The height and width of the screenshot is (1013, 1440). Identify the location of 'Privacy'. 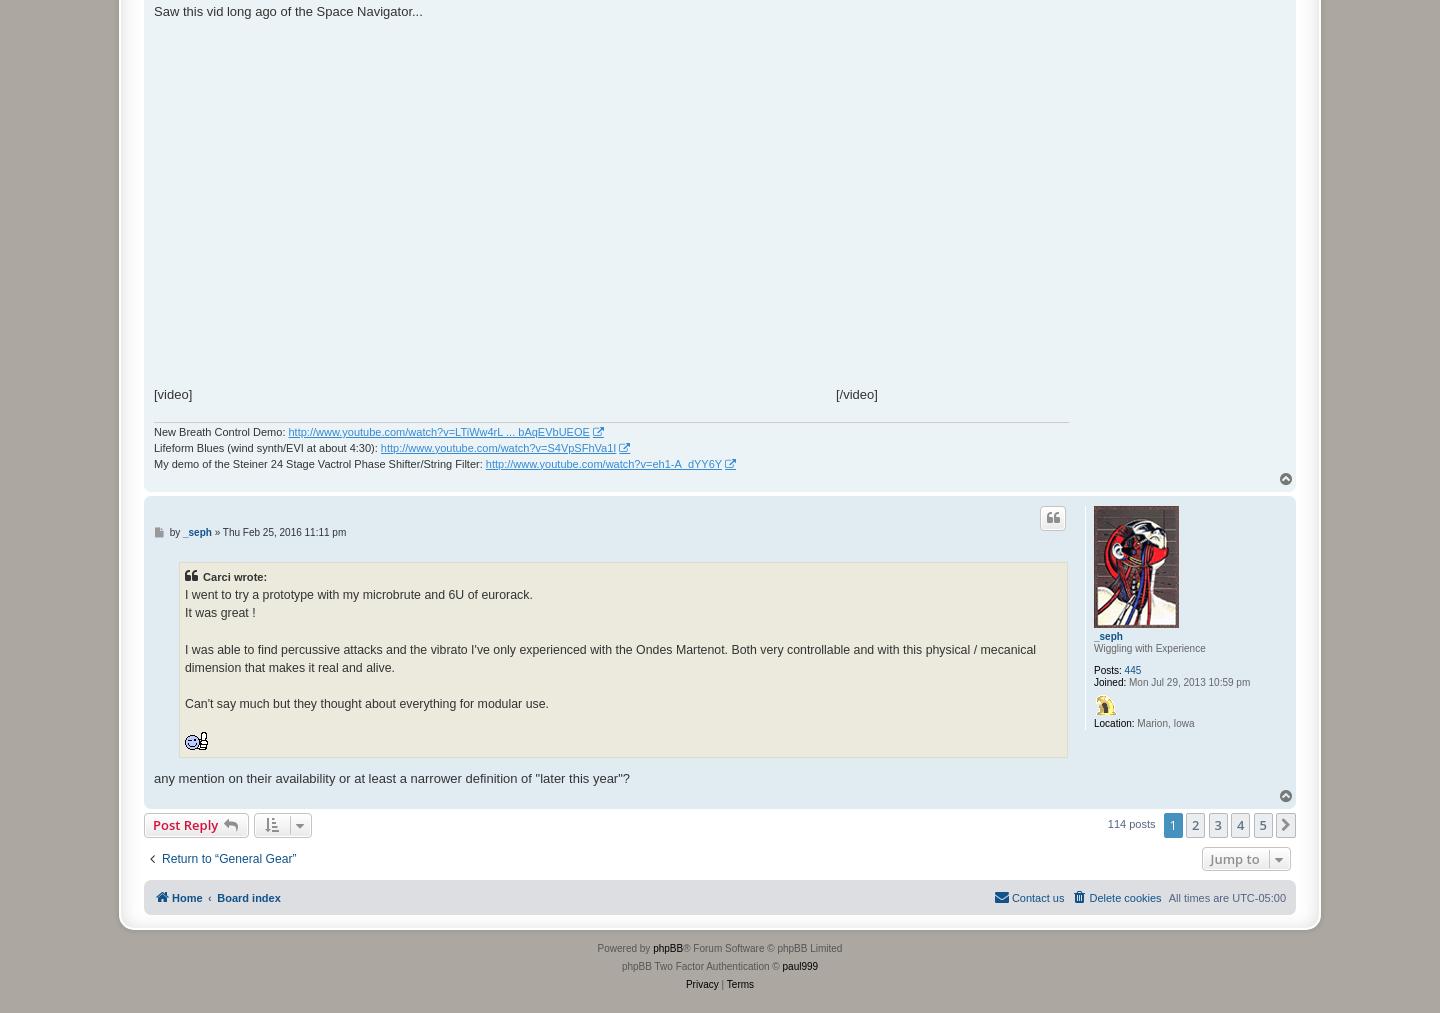
(701, 983).